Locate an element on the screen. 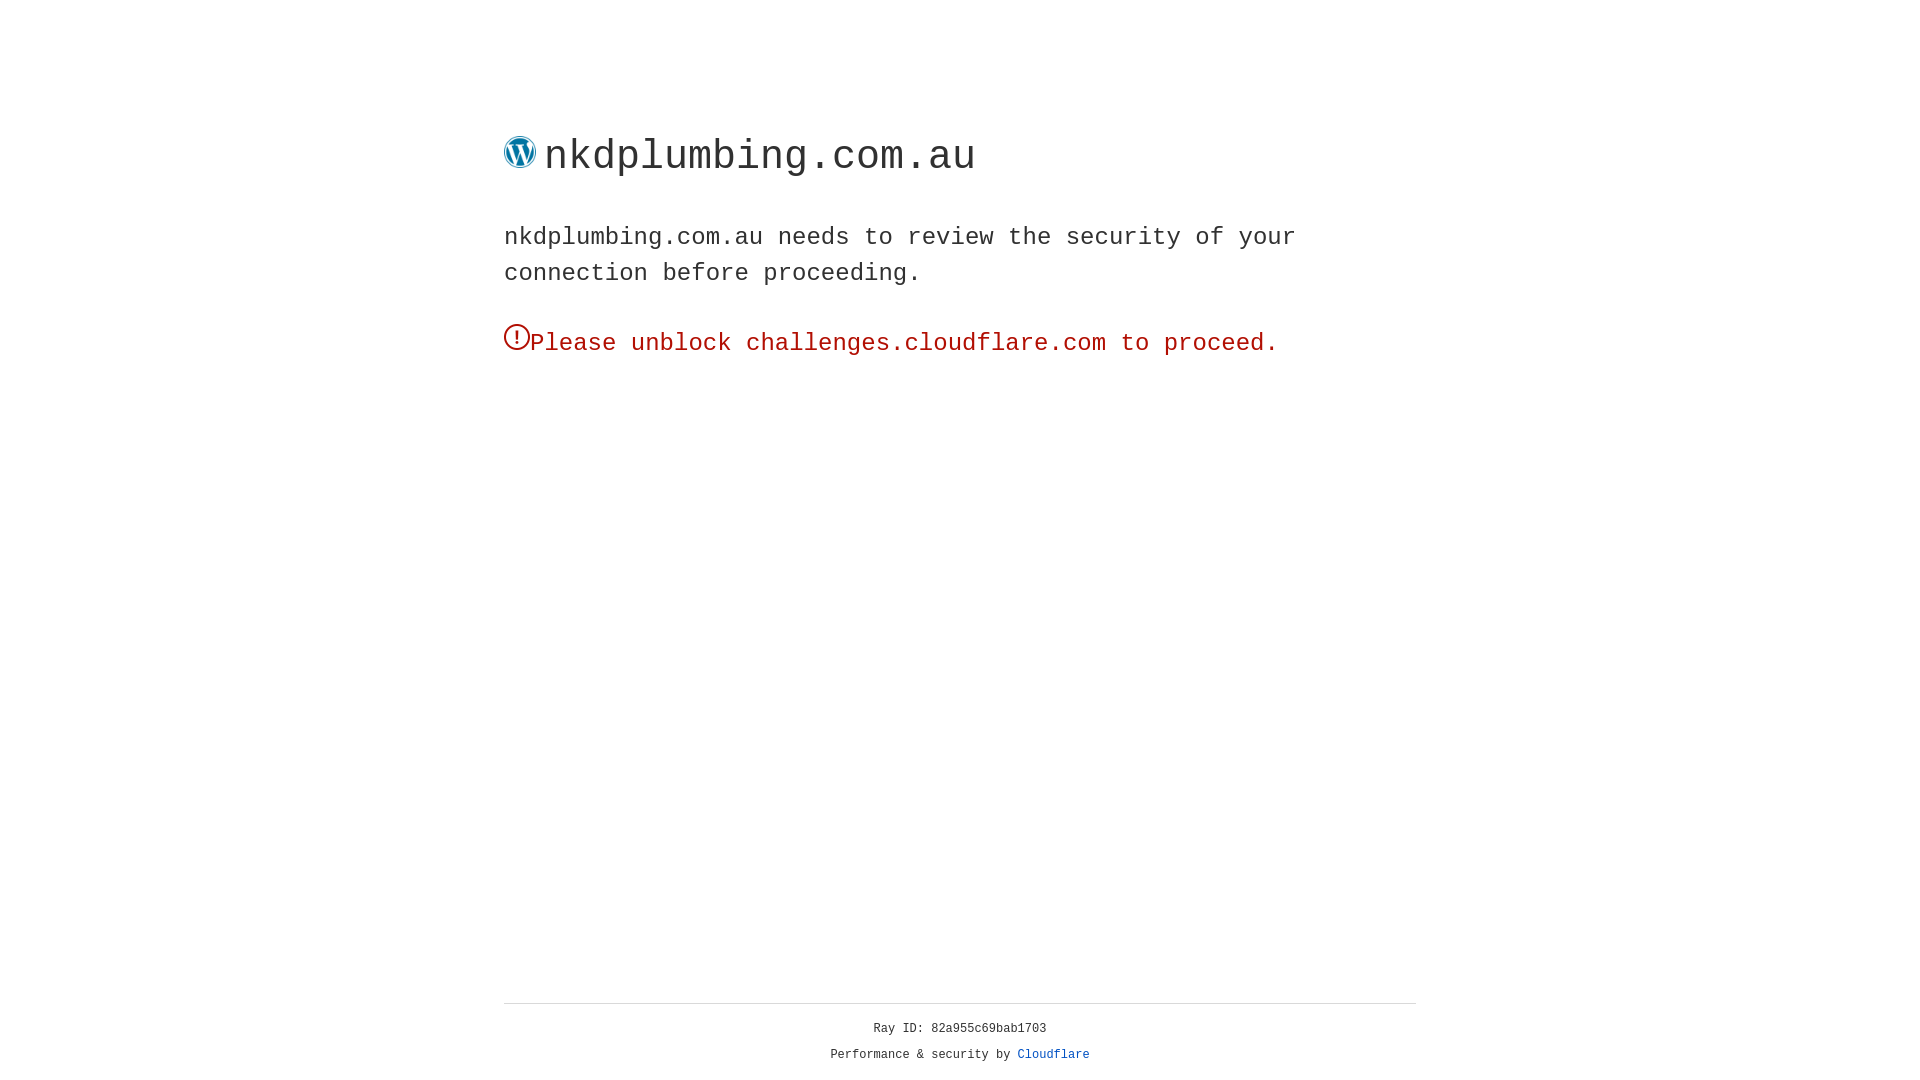  'Cloudflare' is located at coordinates (1053, 1054).